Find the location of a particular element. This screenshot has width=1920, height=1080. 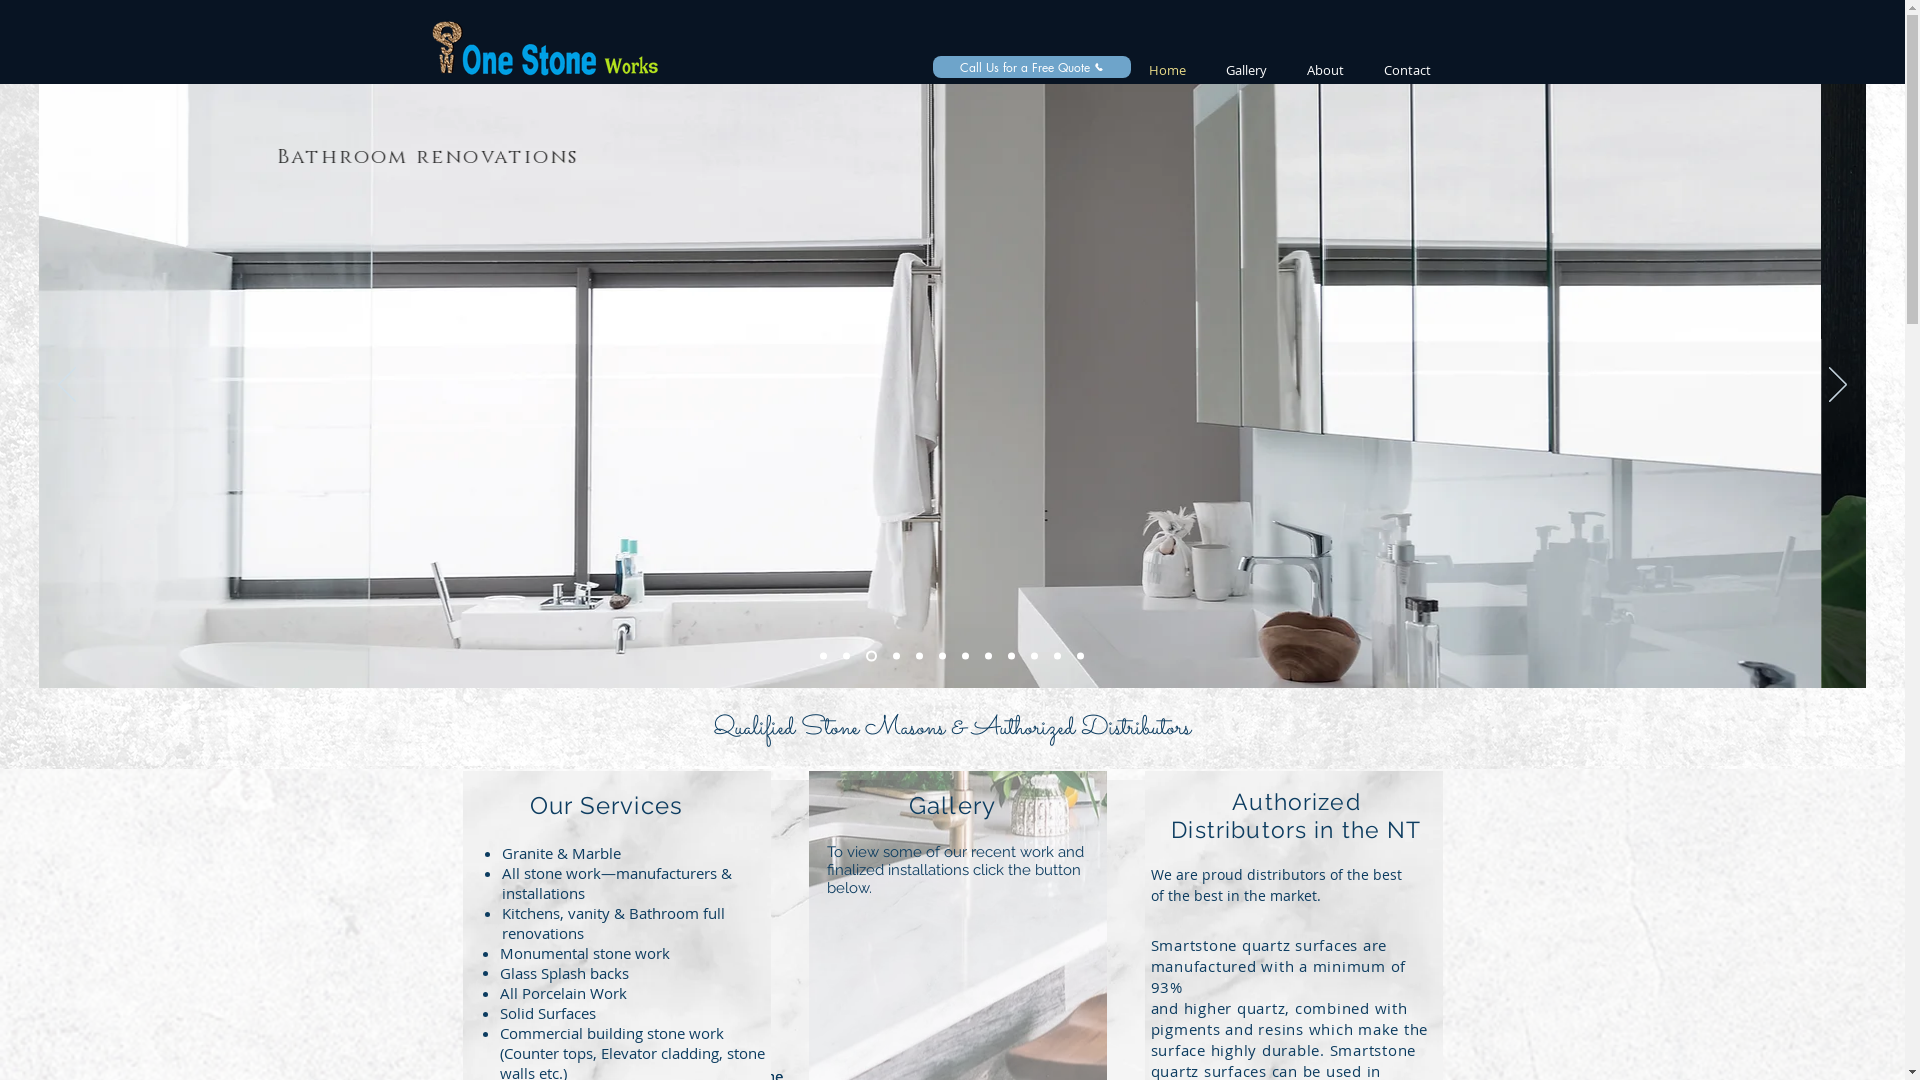

'Call Us for a Free Quote' is located at coordinates (1031, 65).